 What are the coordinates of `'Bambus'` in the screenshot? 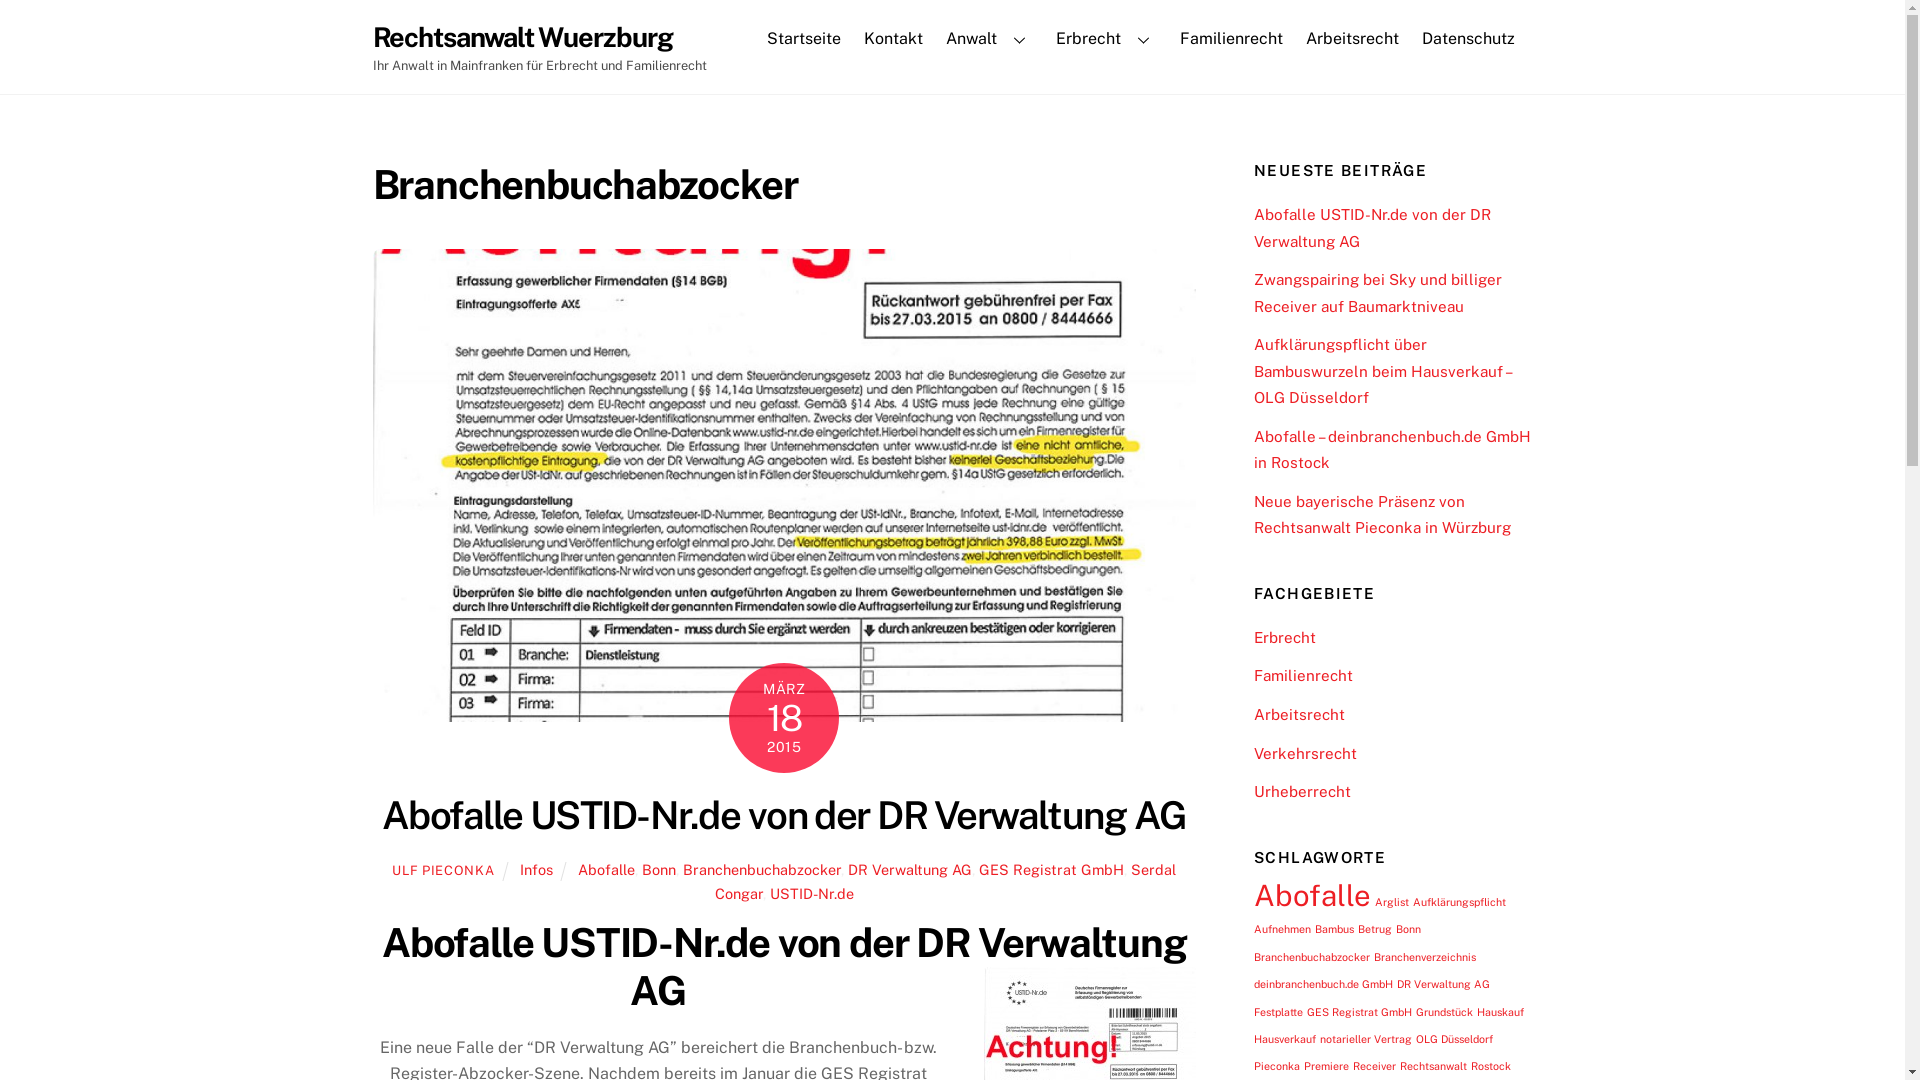 It's located at (1334, 929).